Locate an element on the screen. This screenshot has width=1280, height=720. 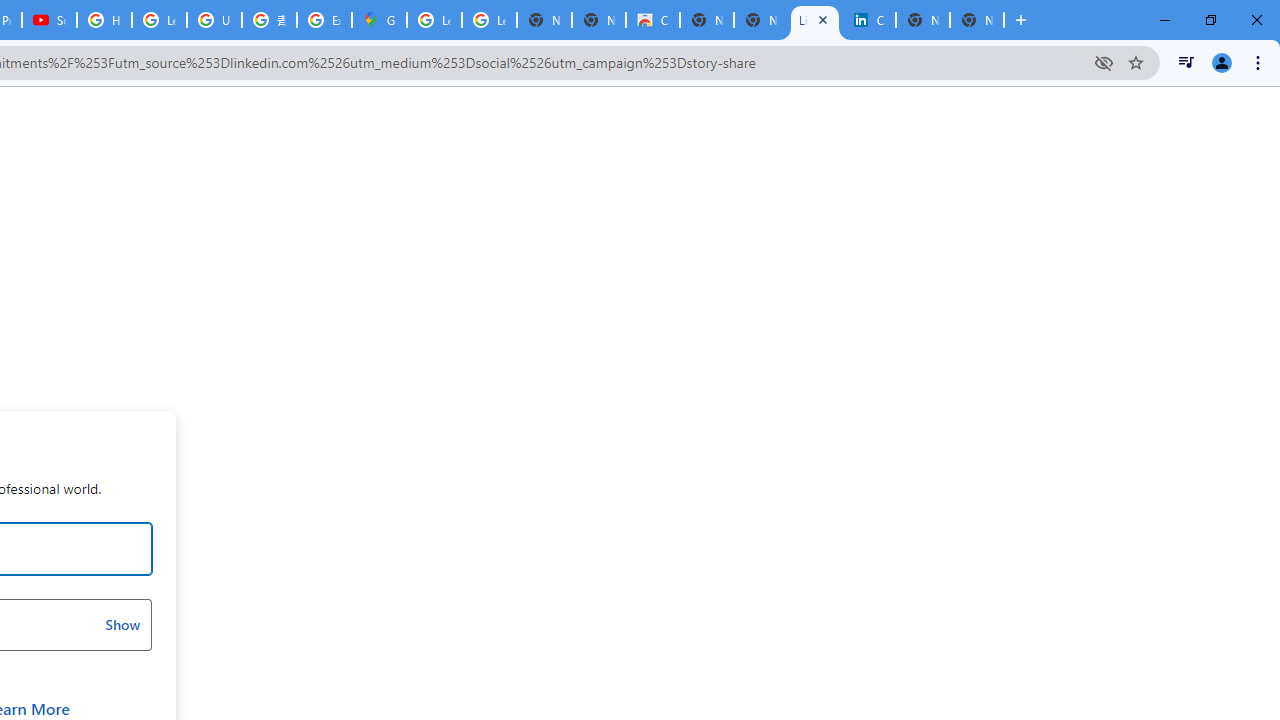
'LinkedIn Login, Sign in | LinkedIn' is located at coordinates (815, 20).